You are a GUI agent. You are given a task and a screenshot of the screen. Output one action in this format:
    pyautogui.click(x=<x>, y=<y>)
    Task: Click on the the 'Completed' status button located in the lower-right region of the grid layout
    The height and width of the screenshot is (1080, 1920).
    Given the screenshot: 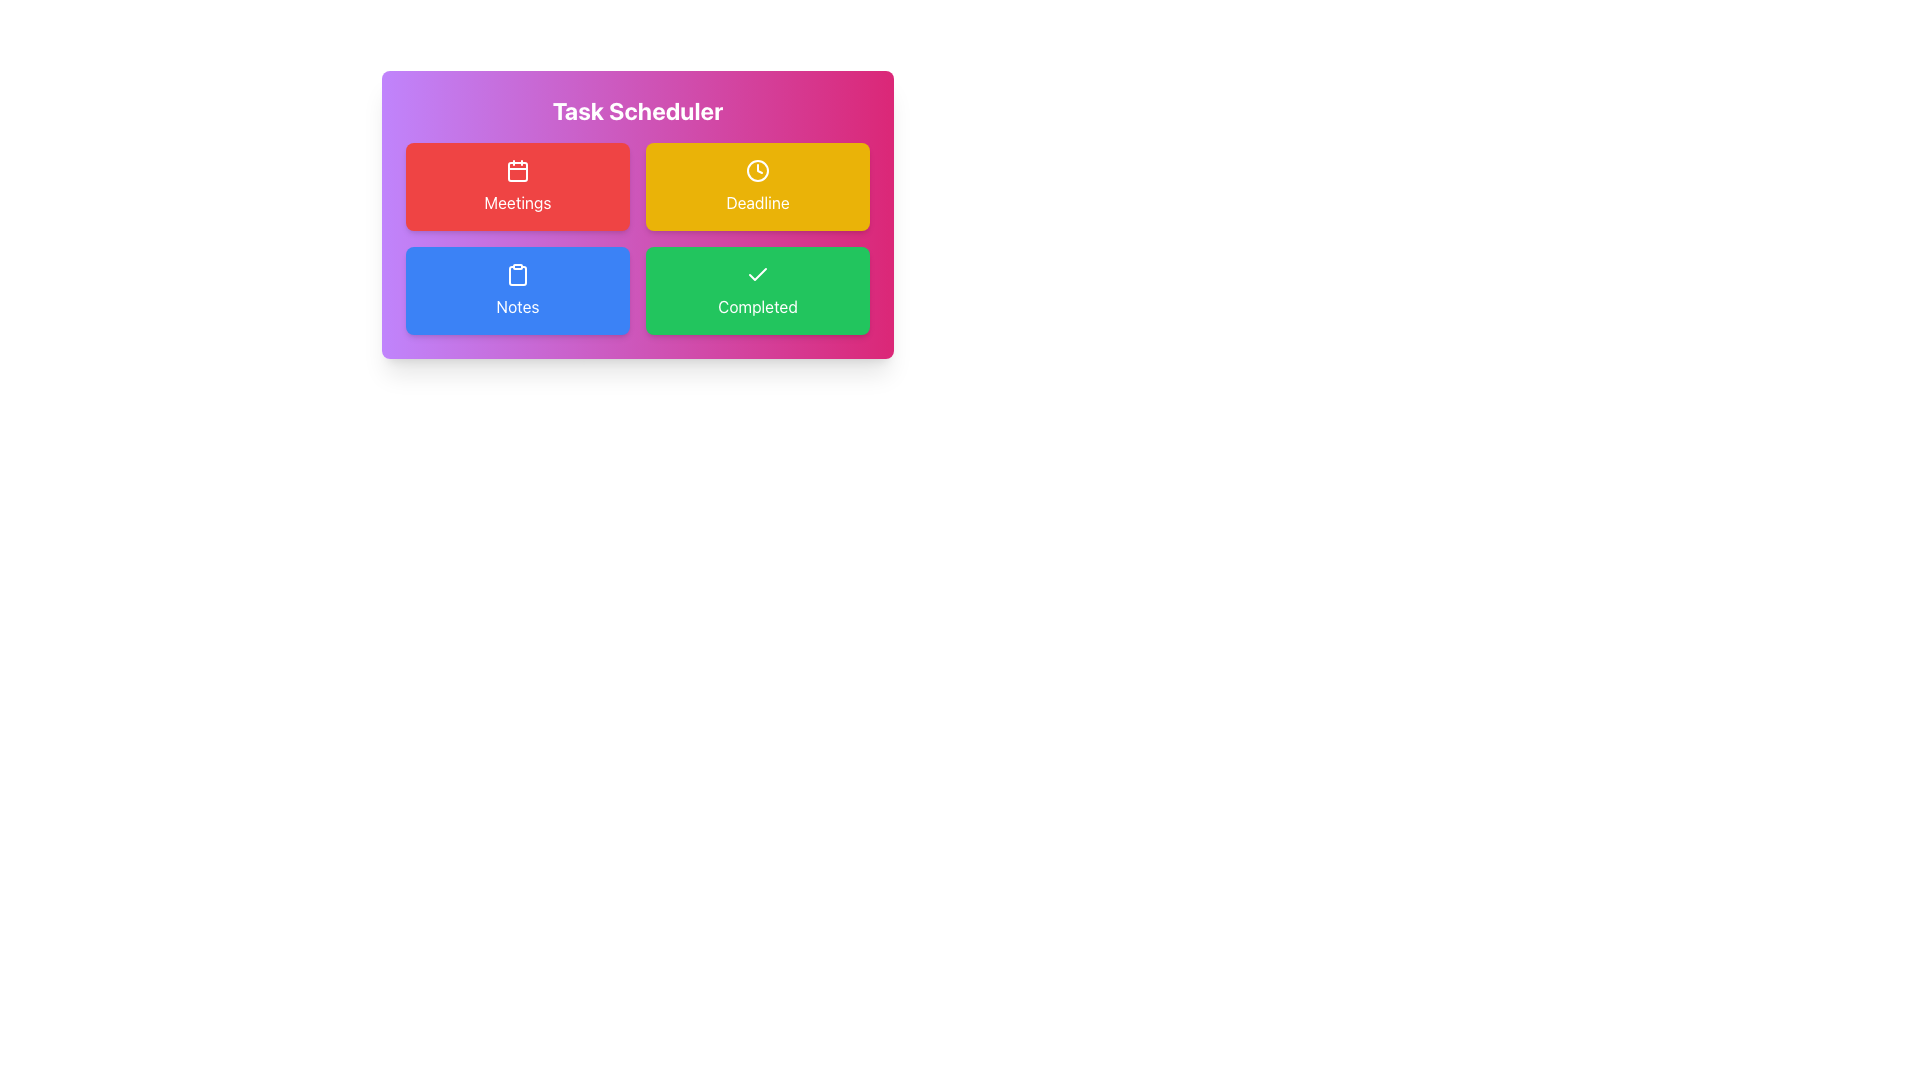 What is the action you would take?
    pyautogui.click(x=757, y=290)
    